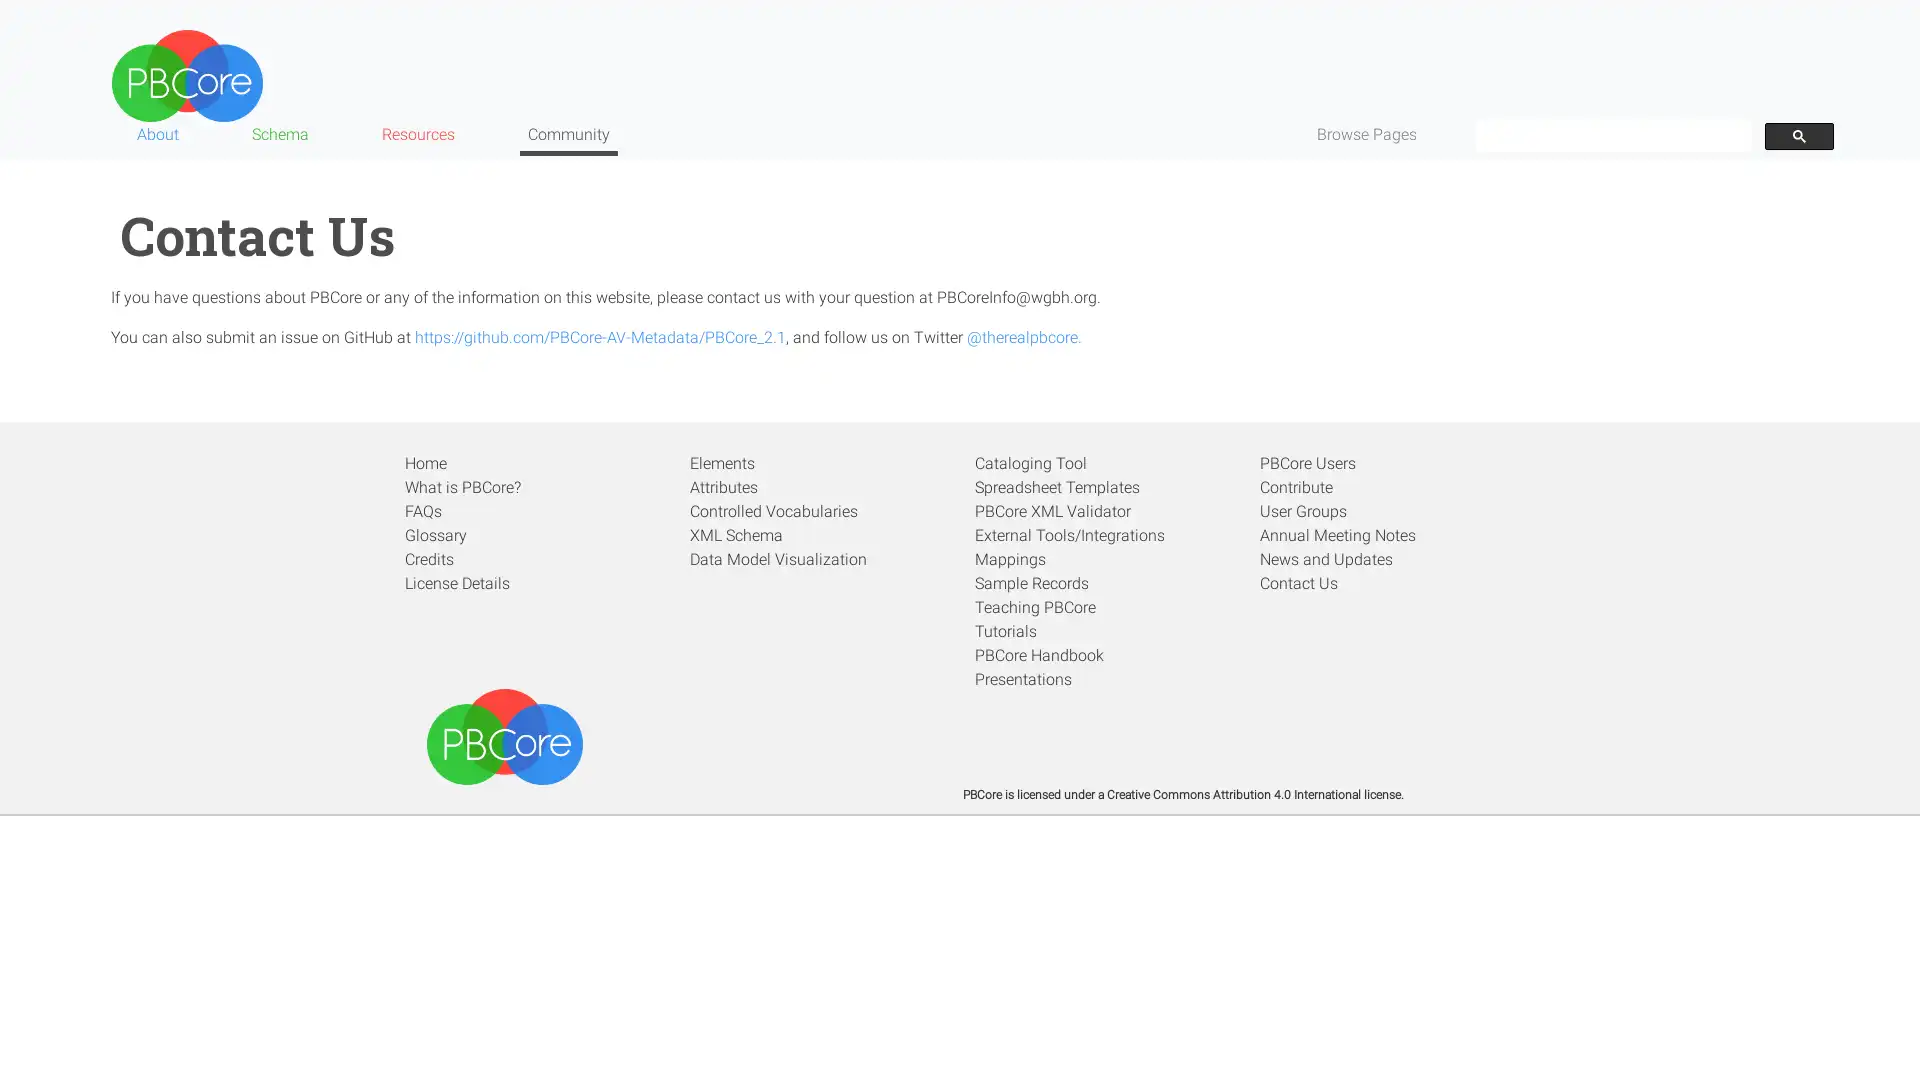 The height and width of the screenshot is (1080, 1920). Describe the element at coordinates (1799, 135) in the screenshot. I see `search` at that location.